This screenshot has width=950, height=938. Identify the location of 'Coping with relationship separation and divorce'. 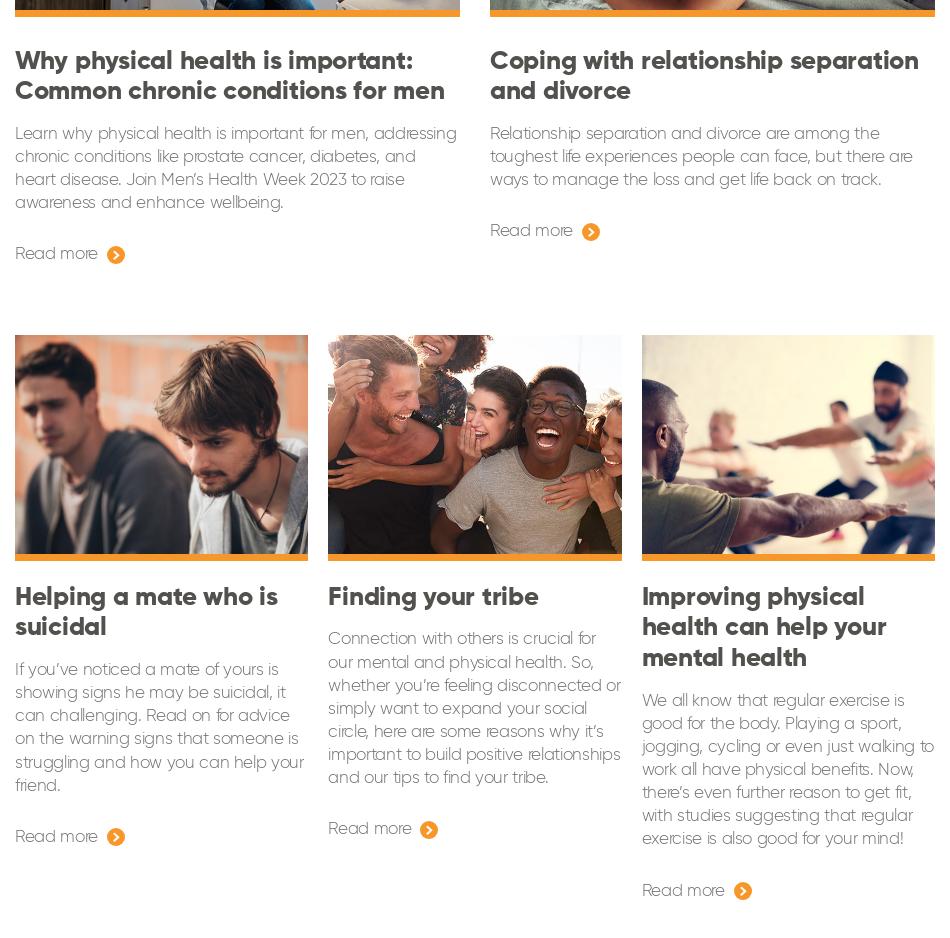
(704, 76).